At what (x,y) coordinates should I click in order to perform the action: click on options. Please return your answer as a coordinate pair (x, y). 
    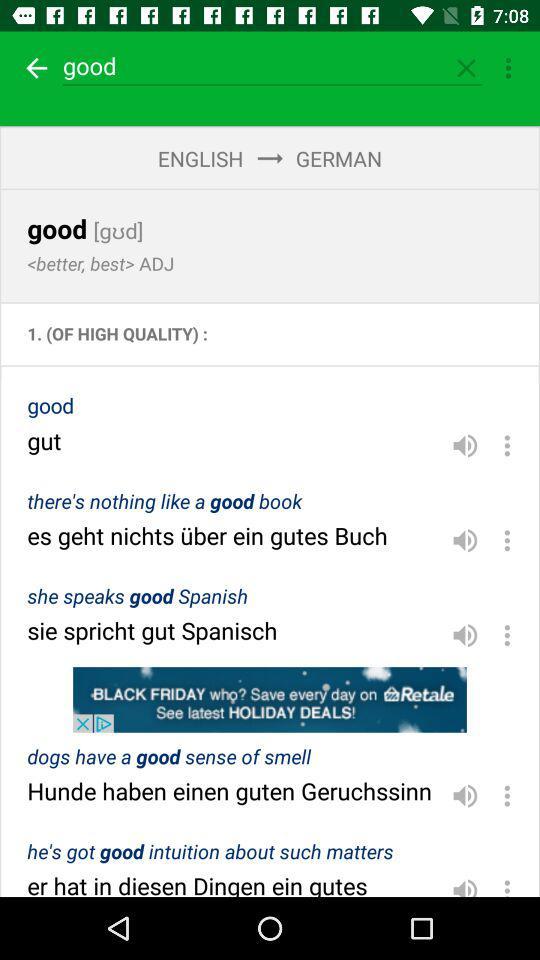
    Looking at the image, I should click on (507, 796).